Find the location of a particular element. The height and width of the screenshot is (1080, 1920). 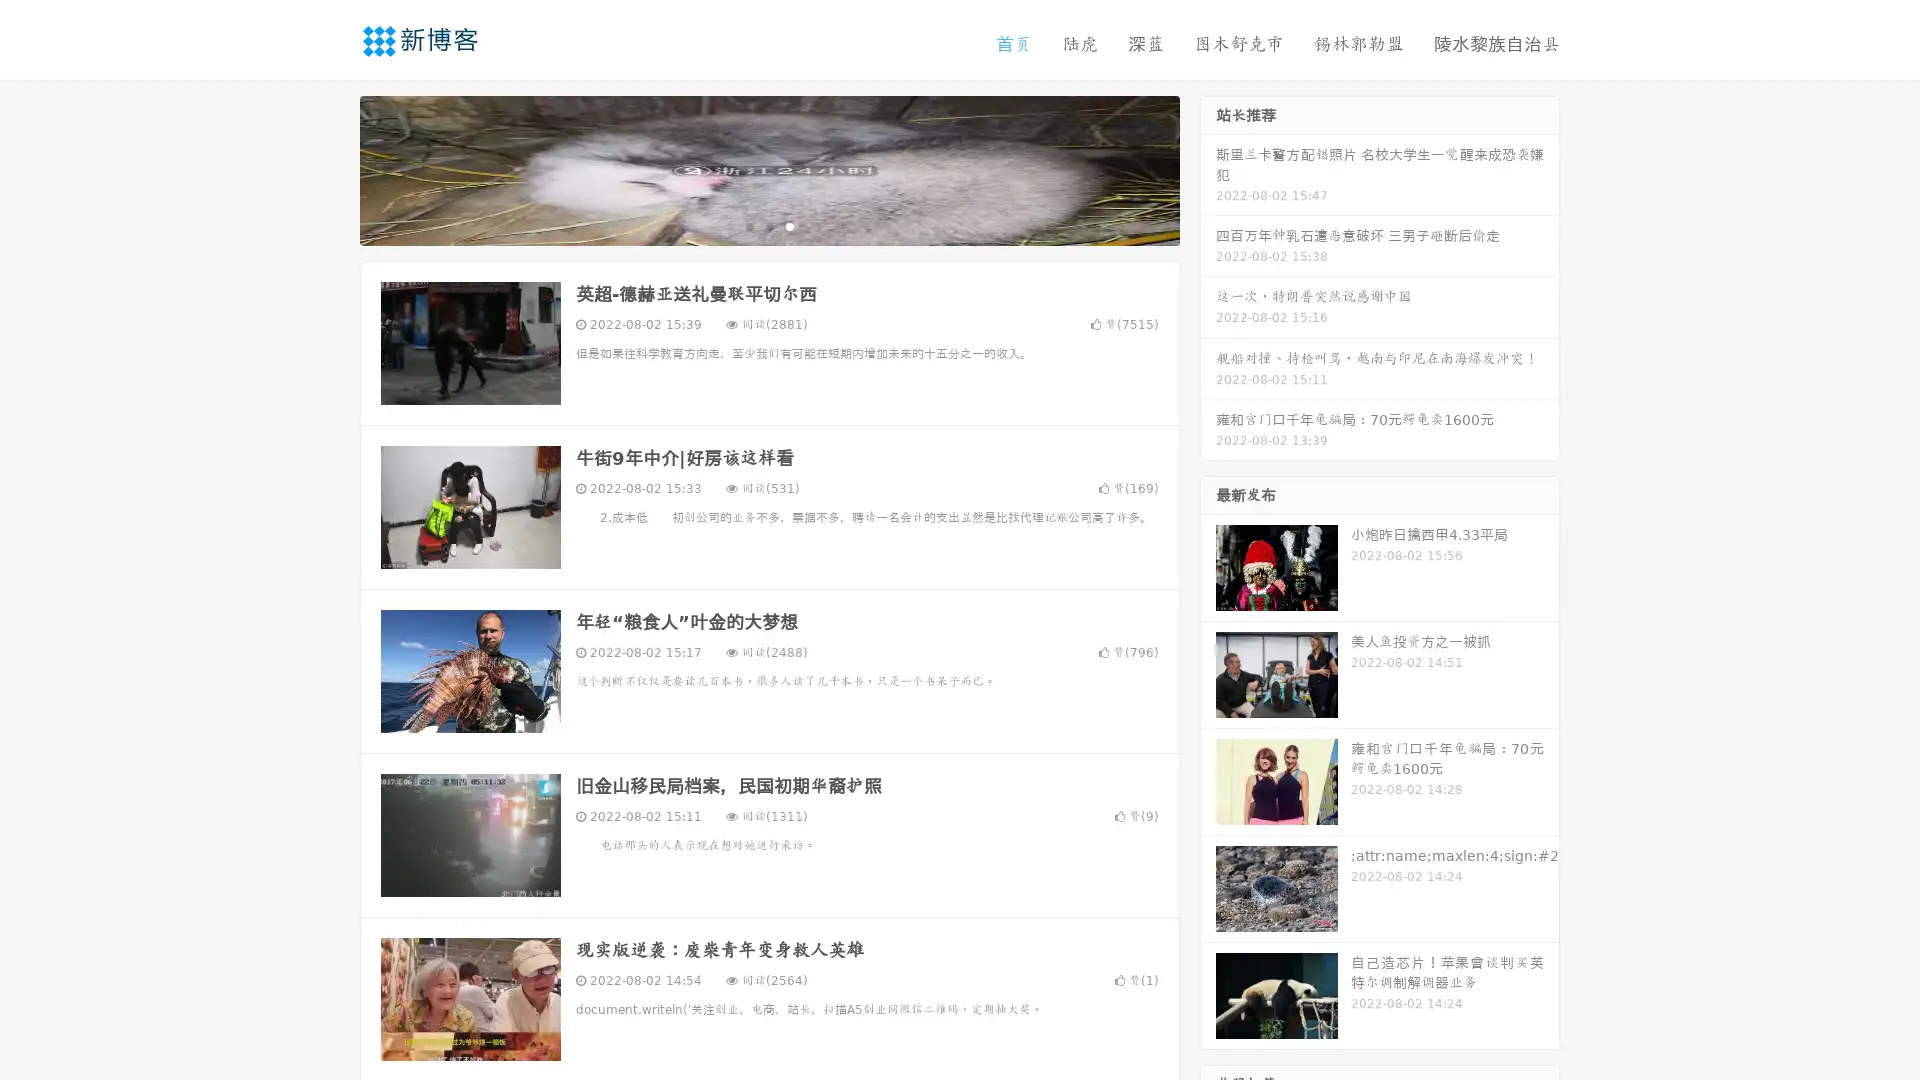

Next slide is located at coordinates (1208, 168).